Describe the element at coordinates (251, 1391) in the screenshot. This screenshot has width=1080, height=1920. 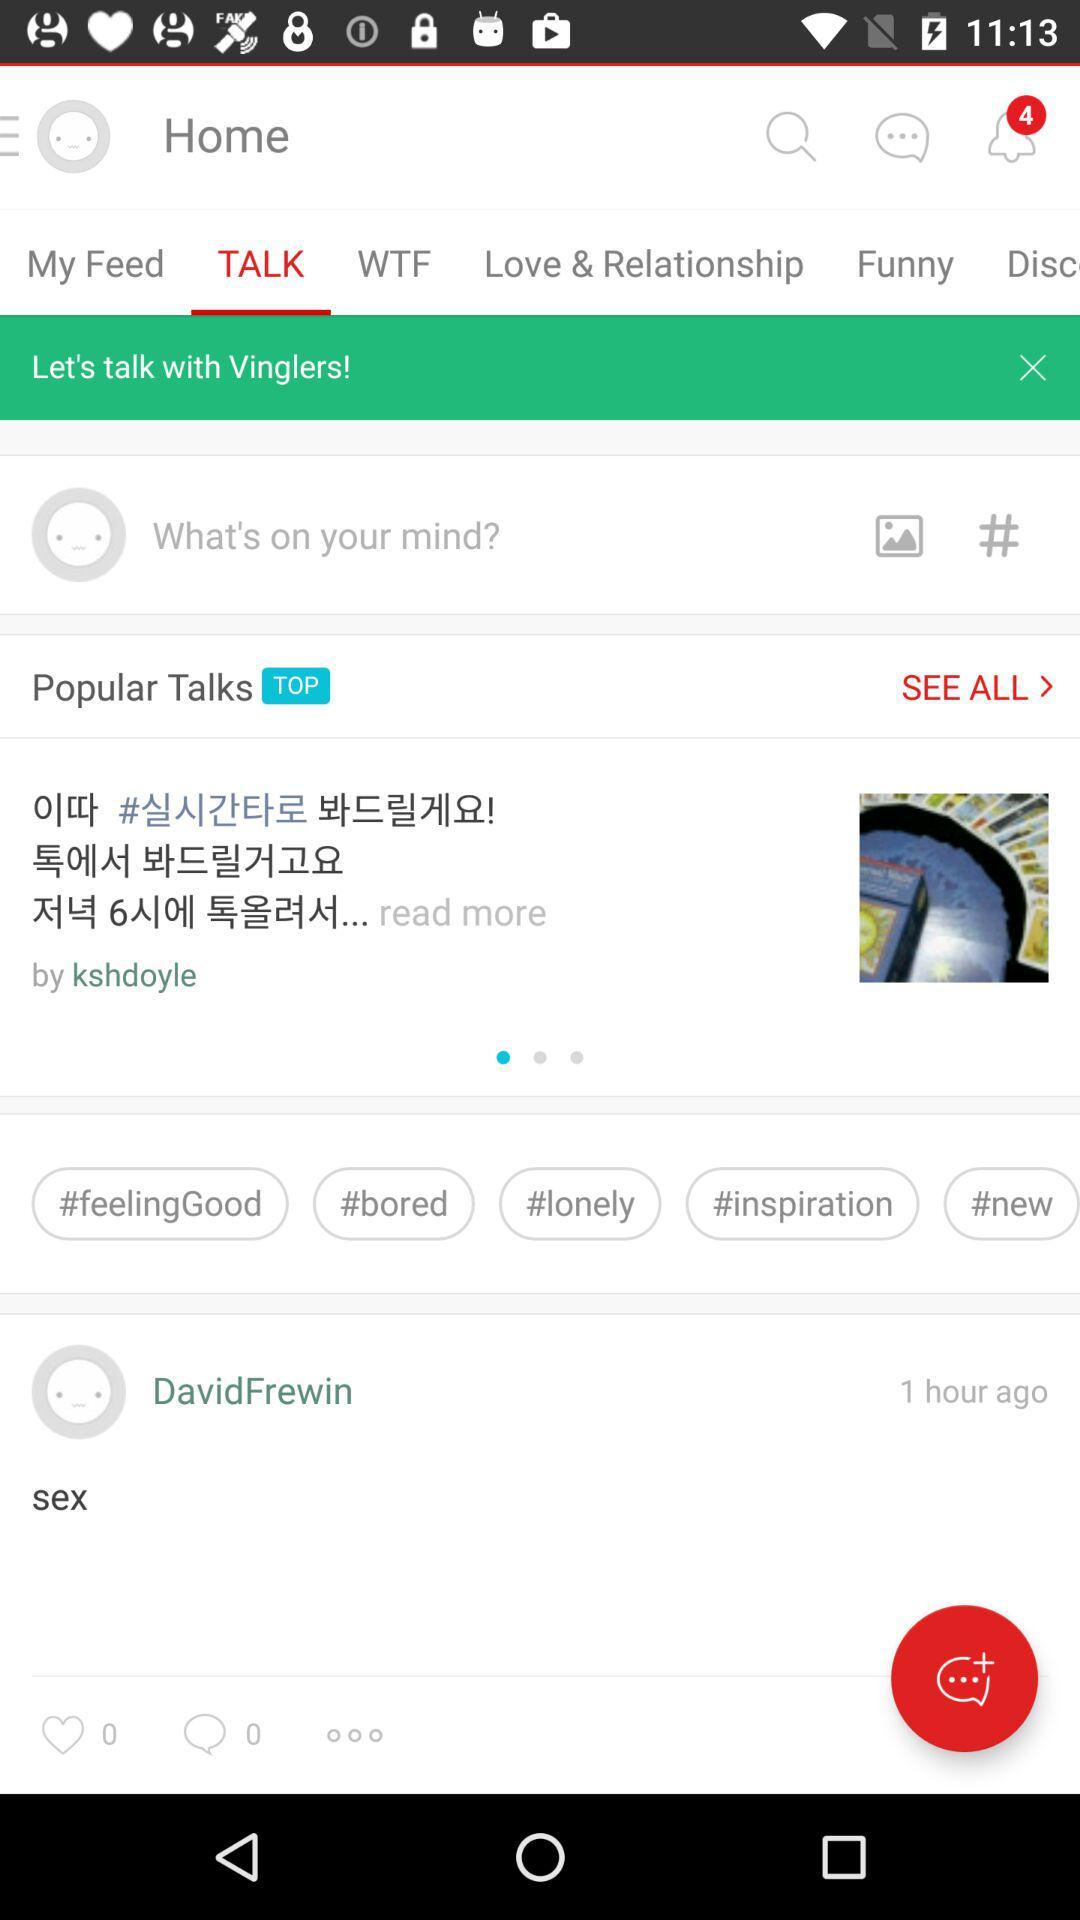
I see `davidfrewin item` at that location.